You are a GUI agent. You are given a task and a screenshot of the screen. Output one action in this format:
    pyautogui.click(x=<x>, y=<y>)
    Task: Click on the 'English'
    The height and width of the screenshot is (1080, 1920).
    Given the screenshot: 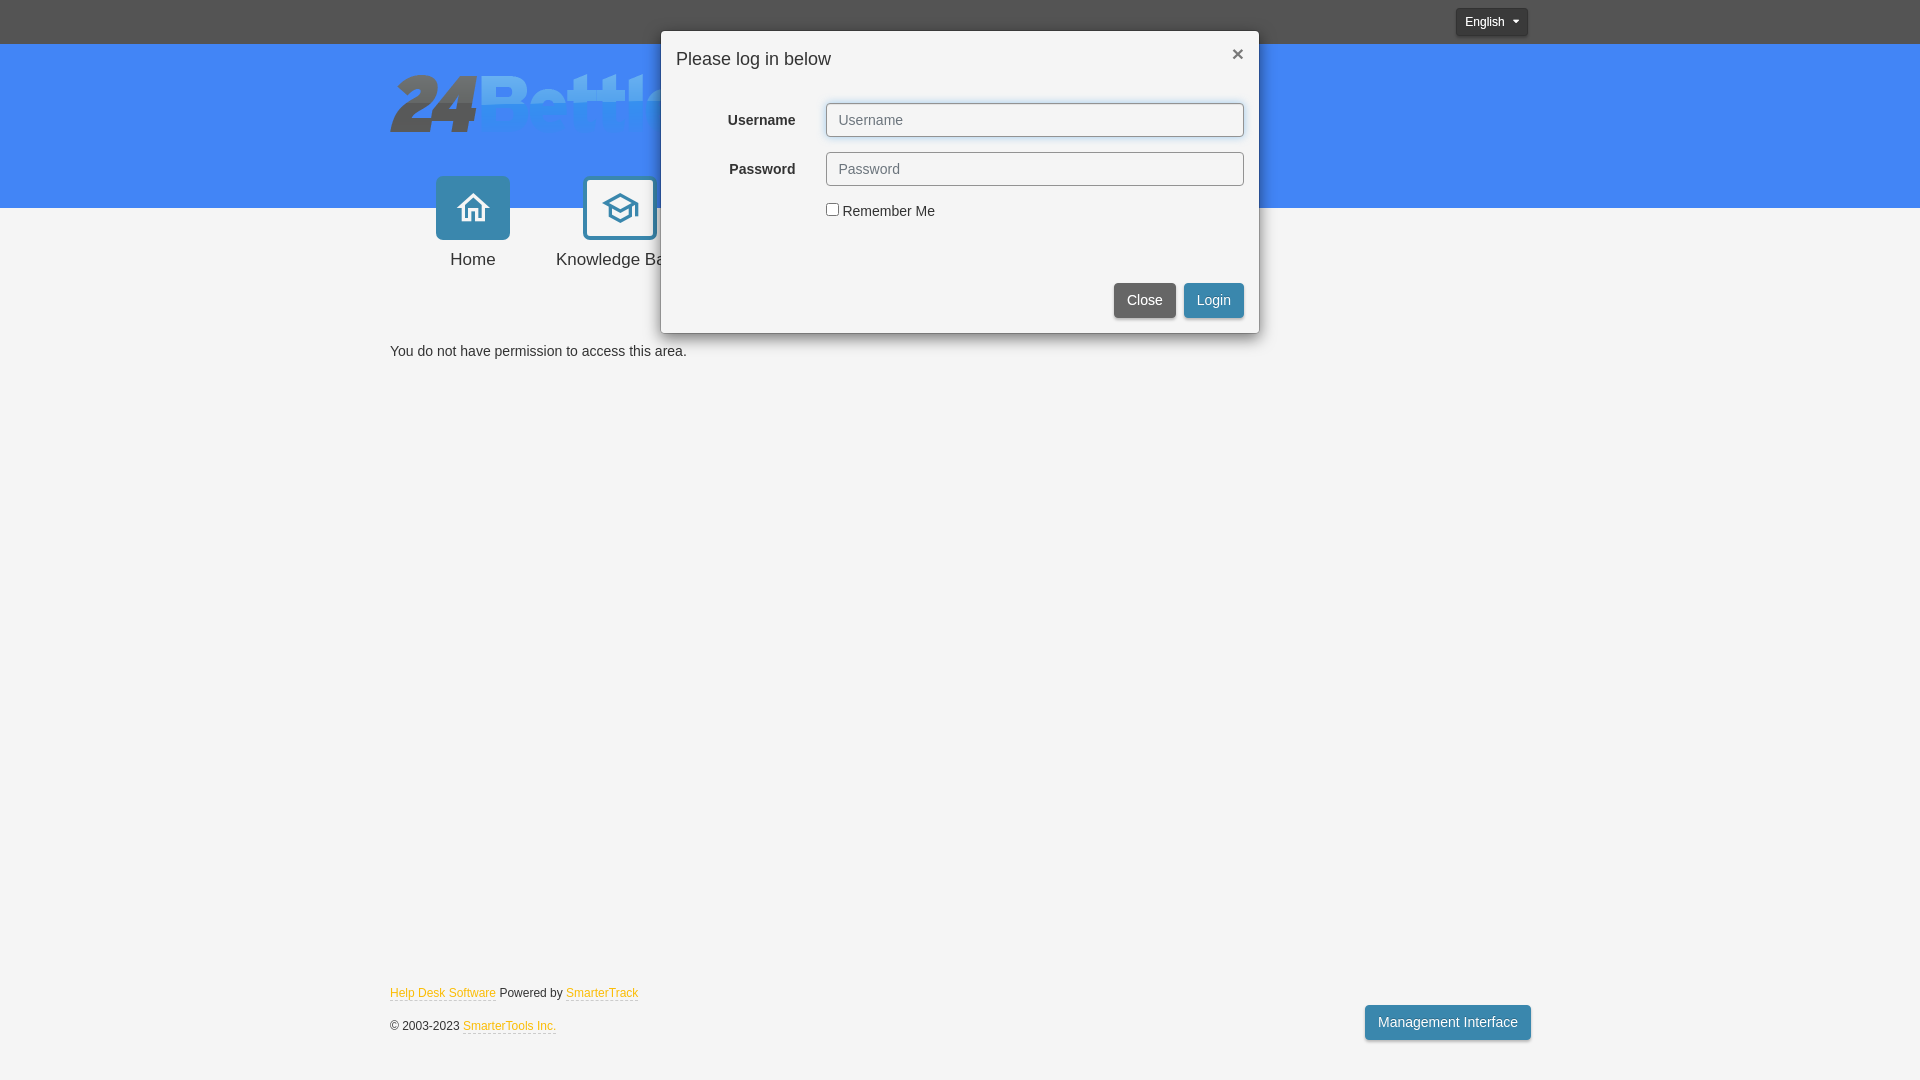 What is the action you would take?
    pyautogui.click(x=1492, y=22)
    